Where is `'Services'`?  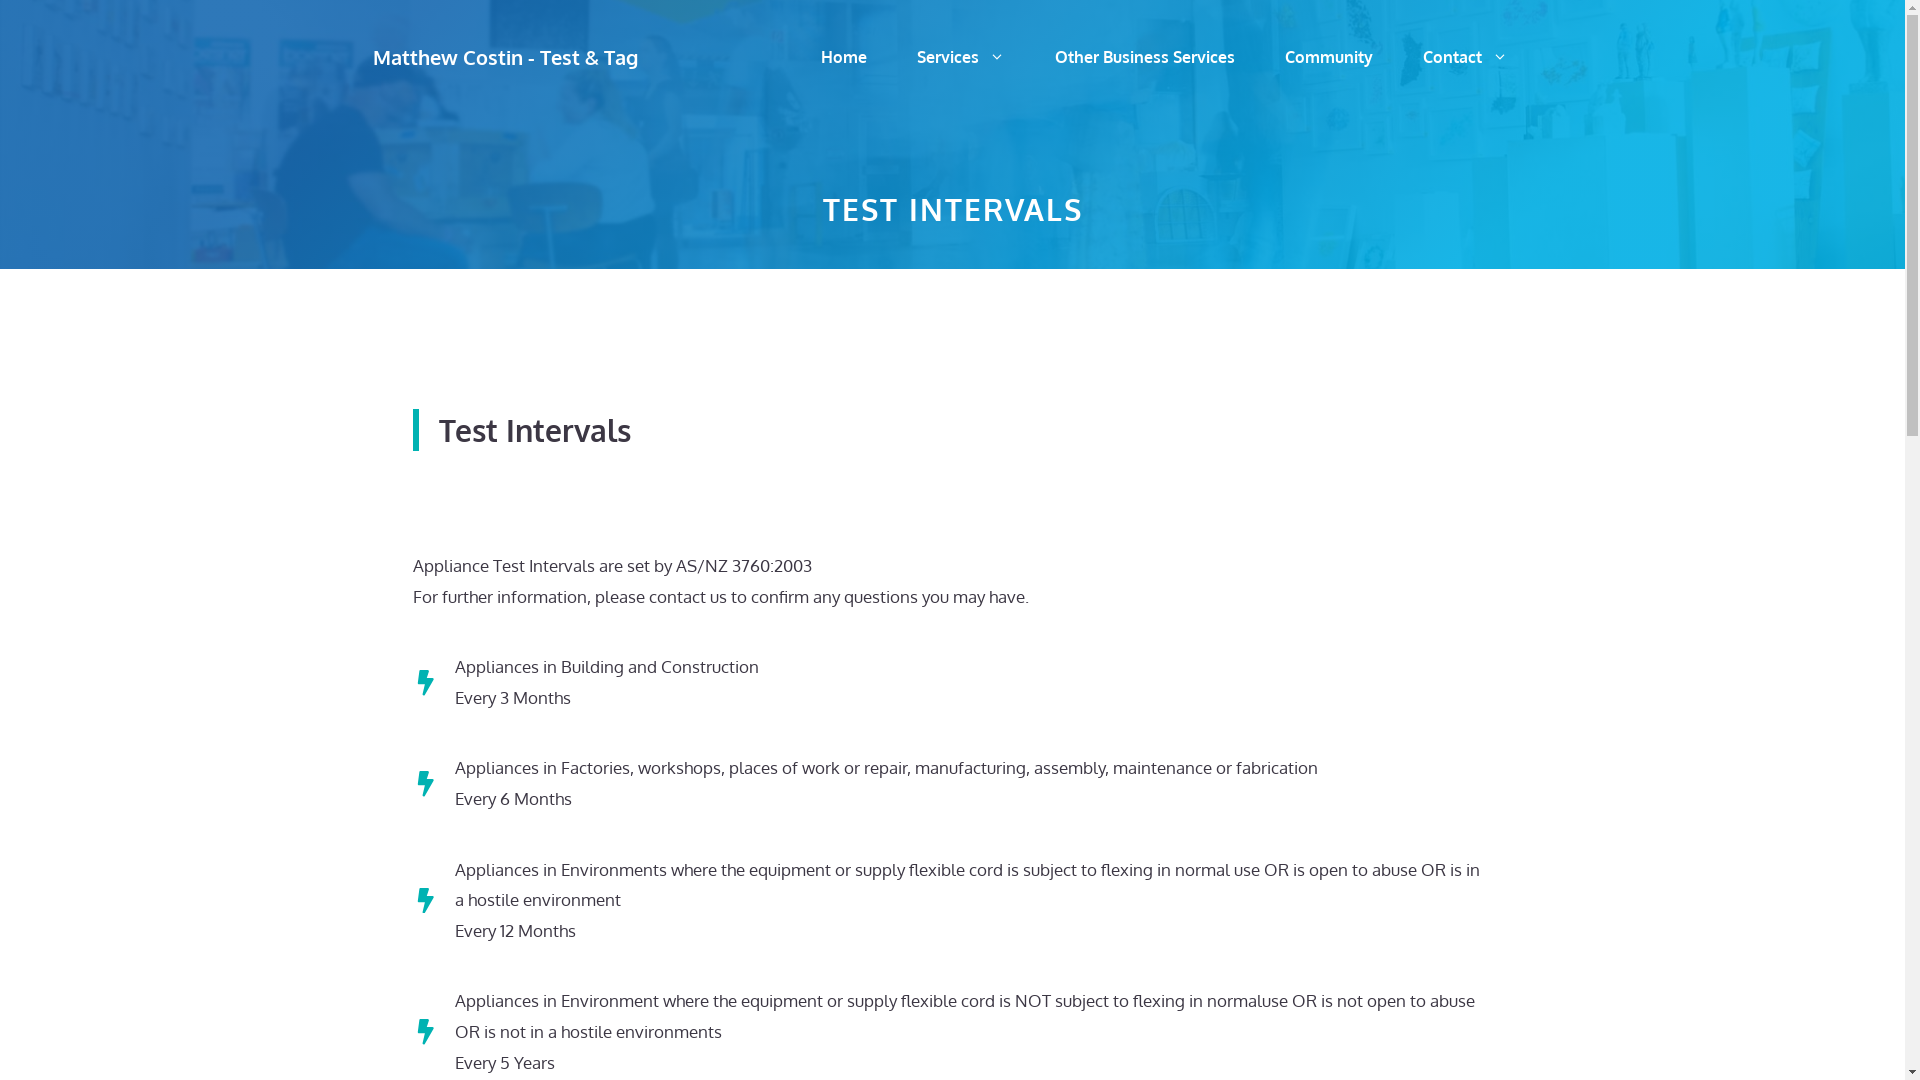
'Services' is located at coordinates (960, 56).